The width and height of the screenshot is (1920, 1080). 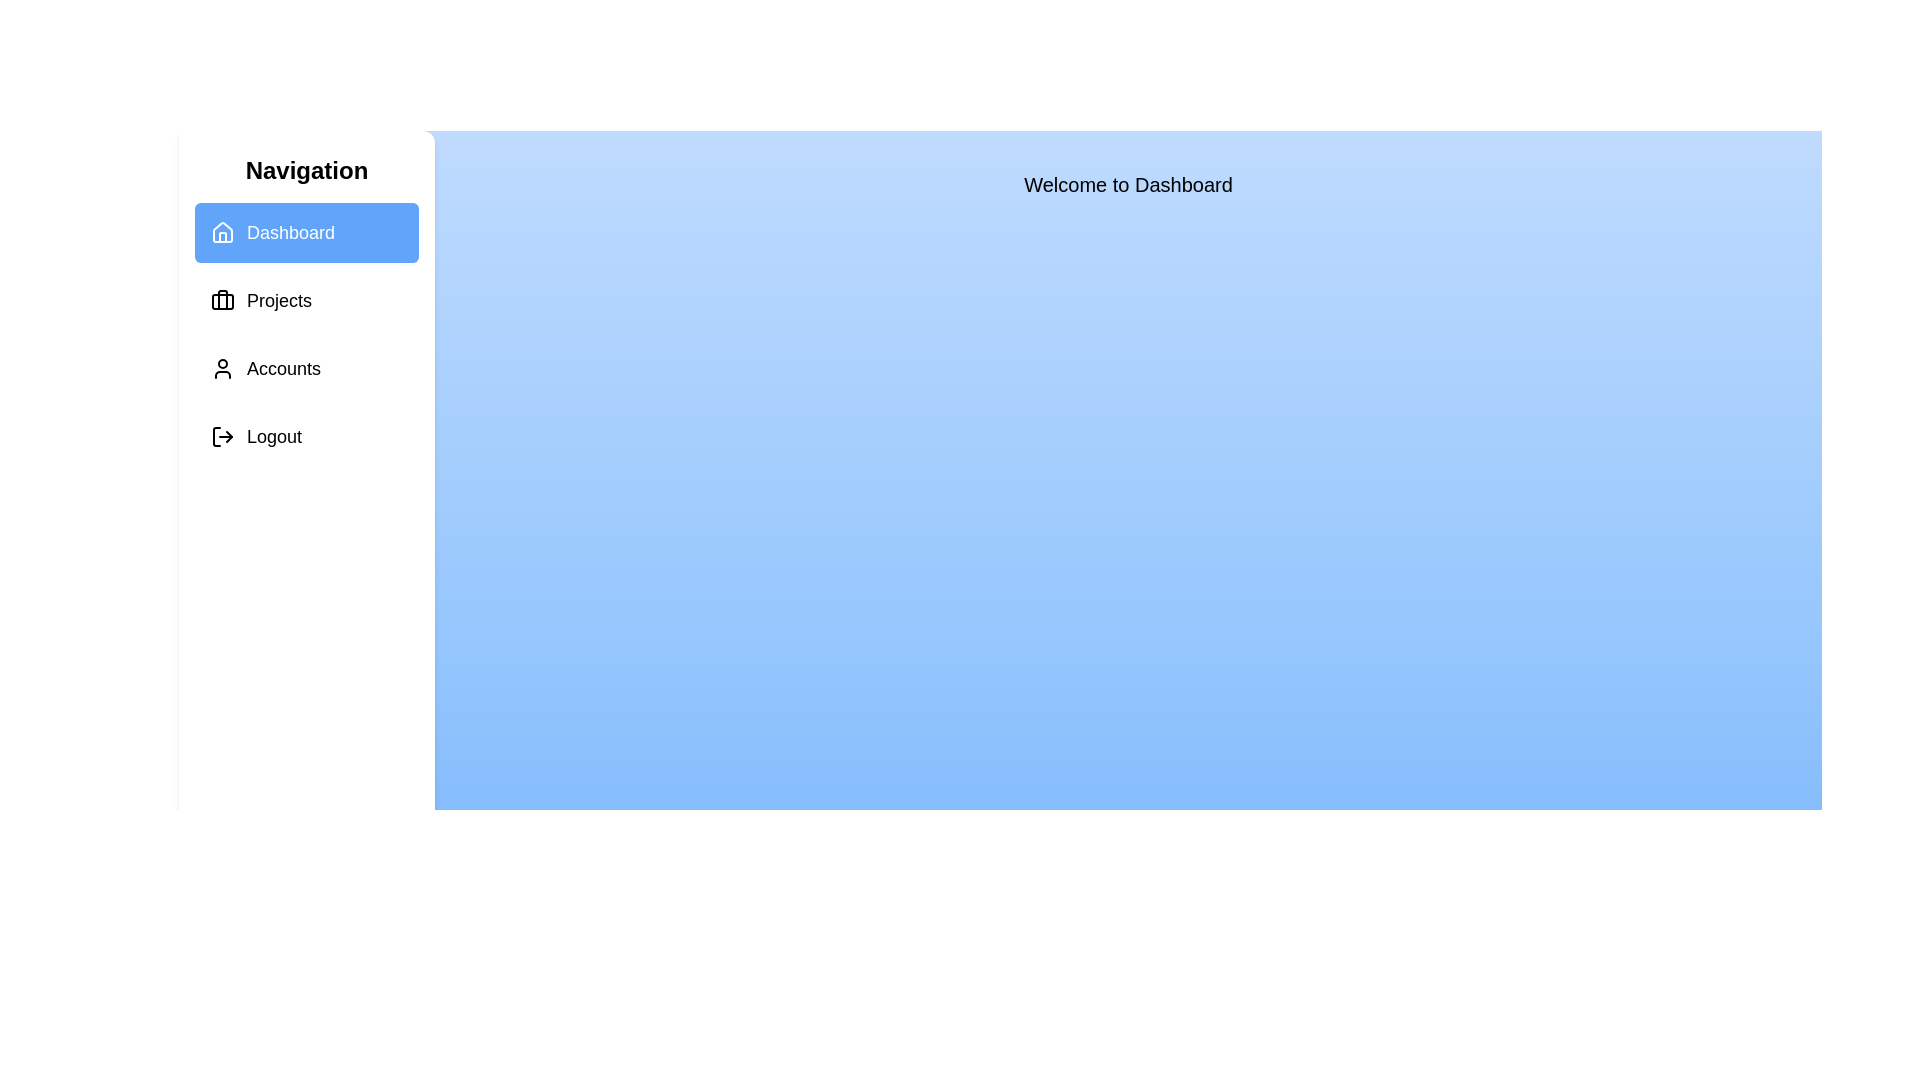 What do you see at coordinates (222, 435) in the screenshot?
I see `the icon corresponding to Logout in the sidebar to observe visual feedback` at bounding box center [222, 435].